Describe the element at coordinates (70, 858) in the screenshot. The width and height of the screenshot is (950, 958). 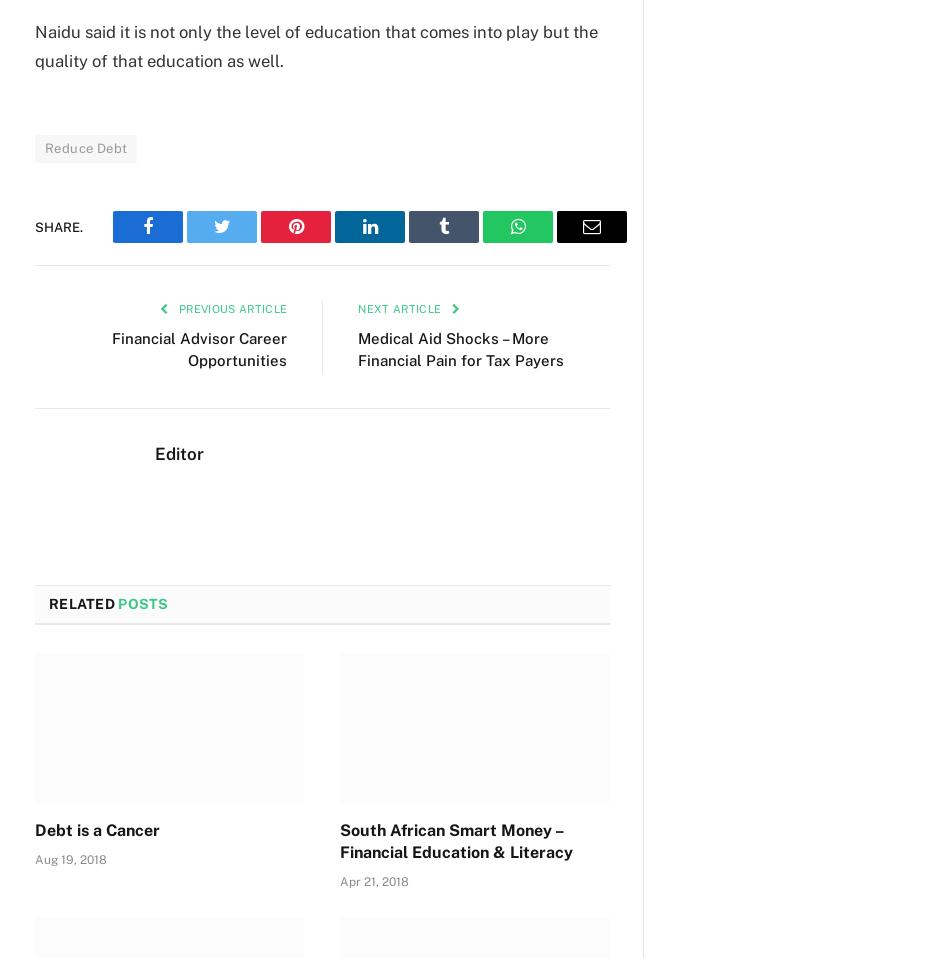
I see `'Aug 19, 2018'` at that location.